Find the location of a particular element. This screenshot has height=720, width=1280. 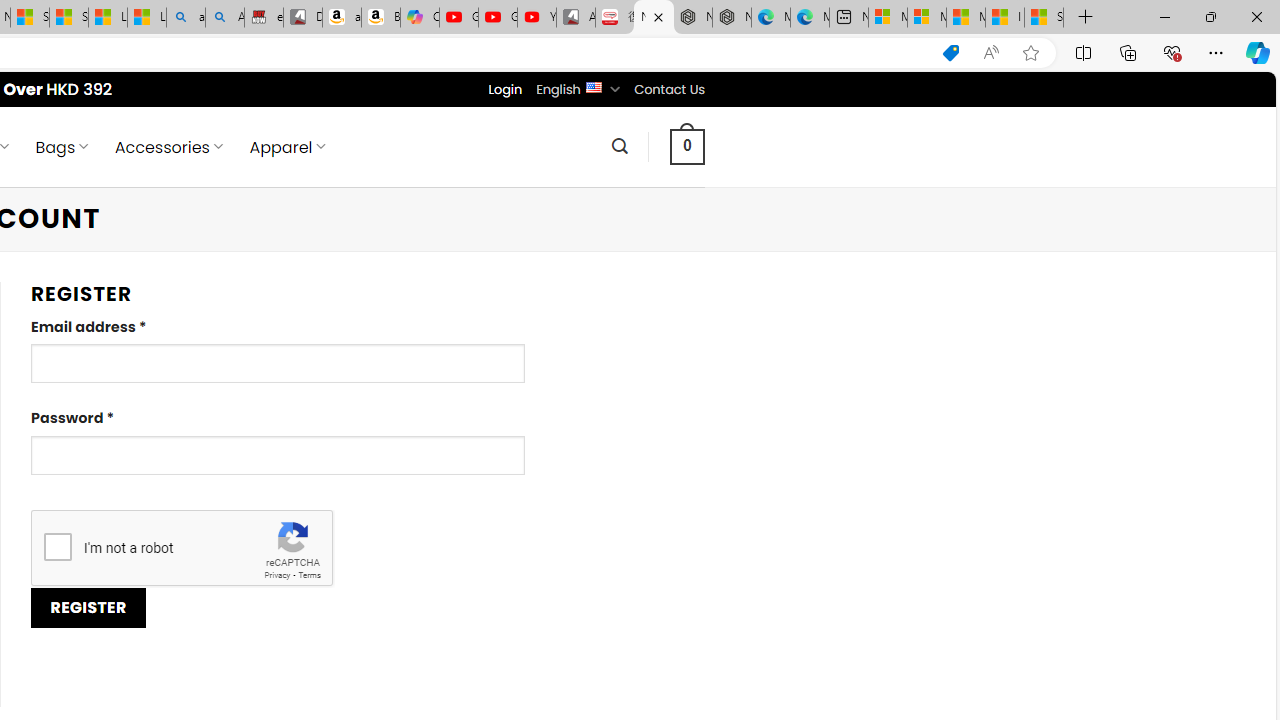

' 0 ' is located at coordinates (688, 145).